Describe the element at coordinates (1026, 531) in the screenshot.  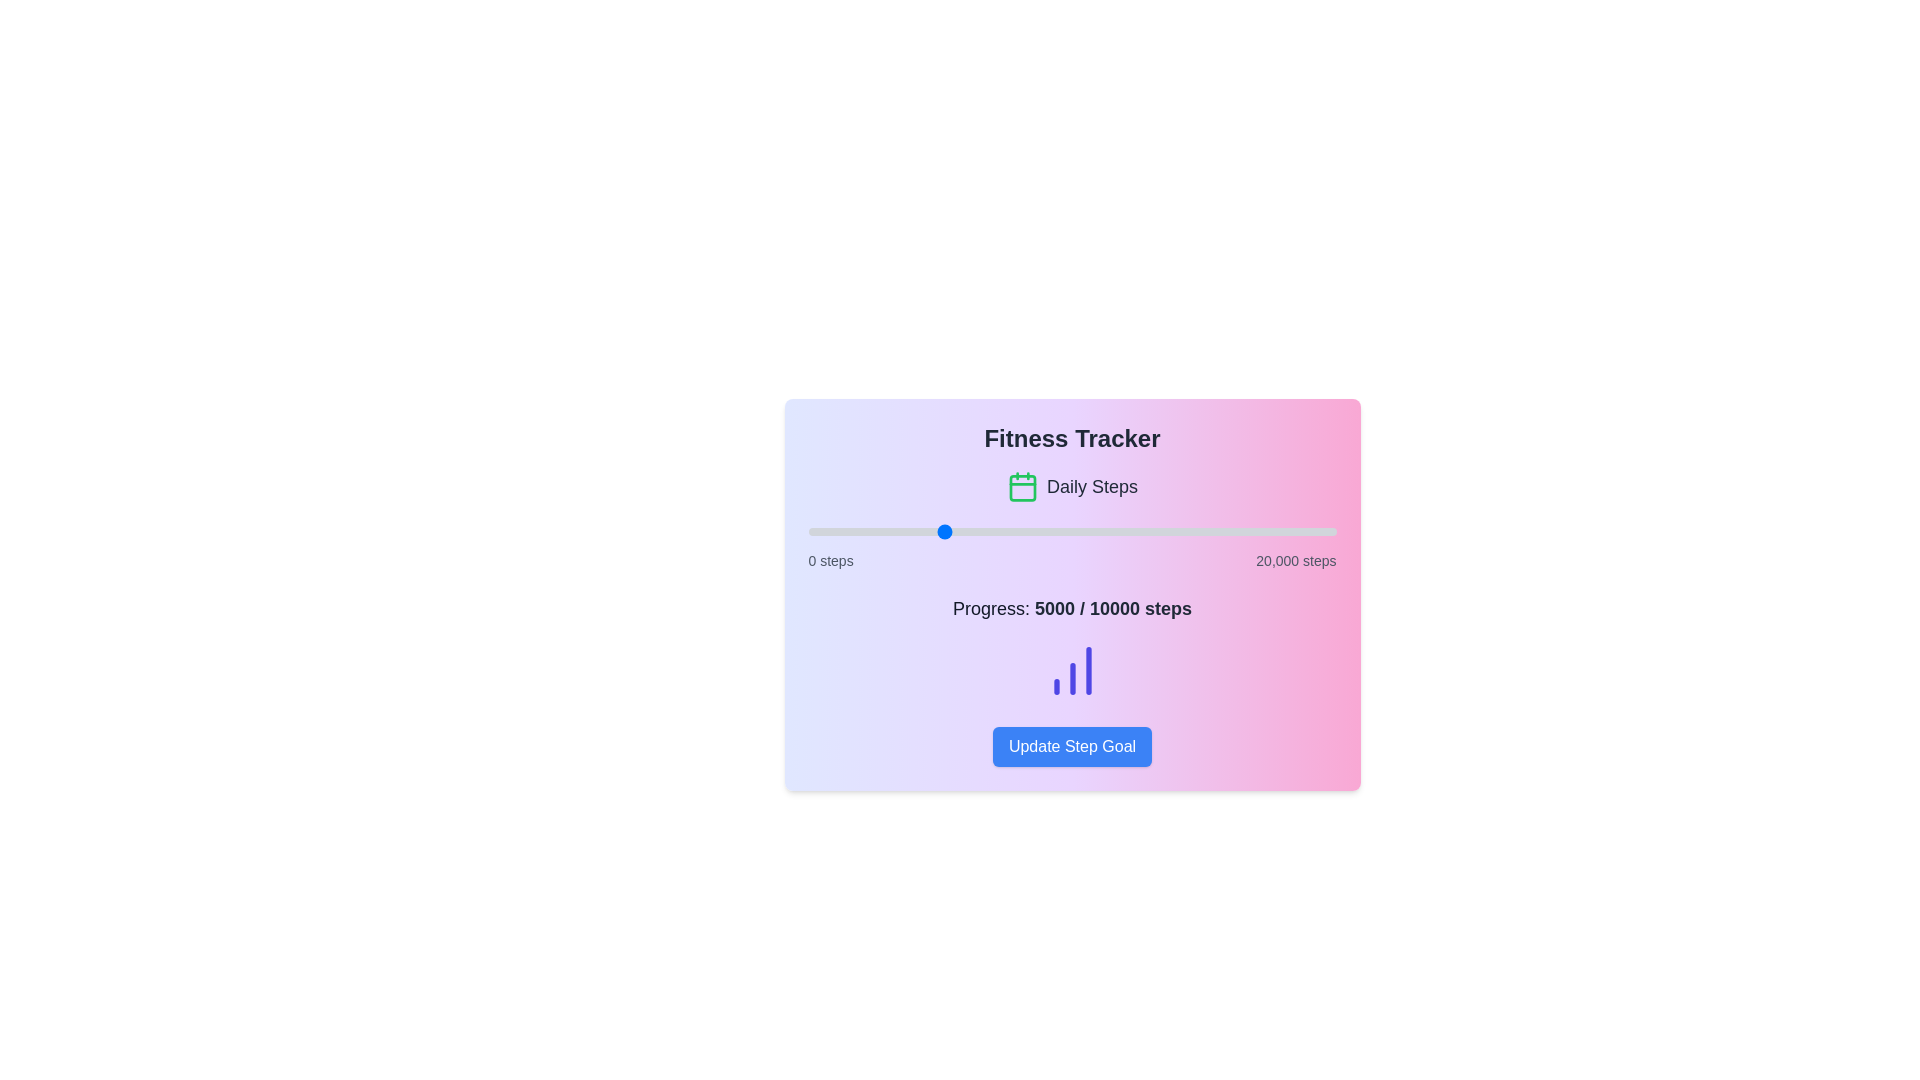
I see `the step progress slider to set the step count to 8273` at that location.